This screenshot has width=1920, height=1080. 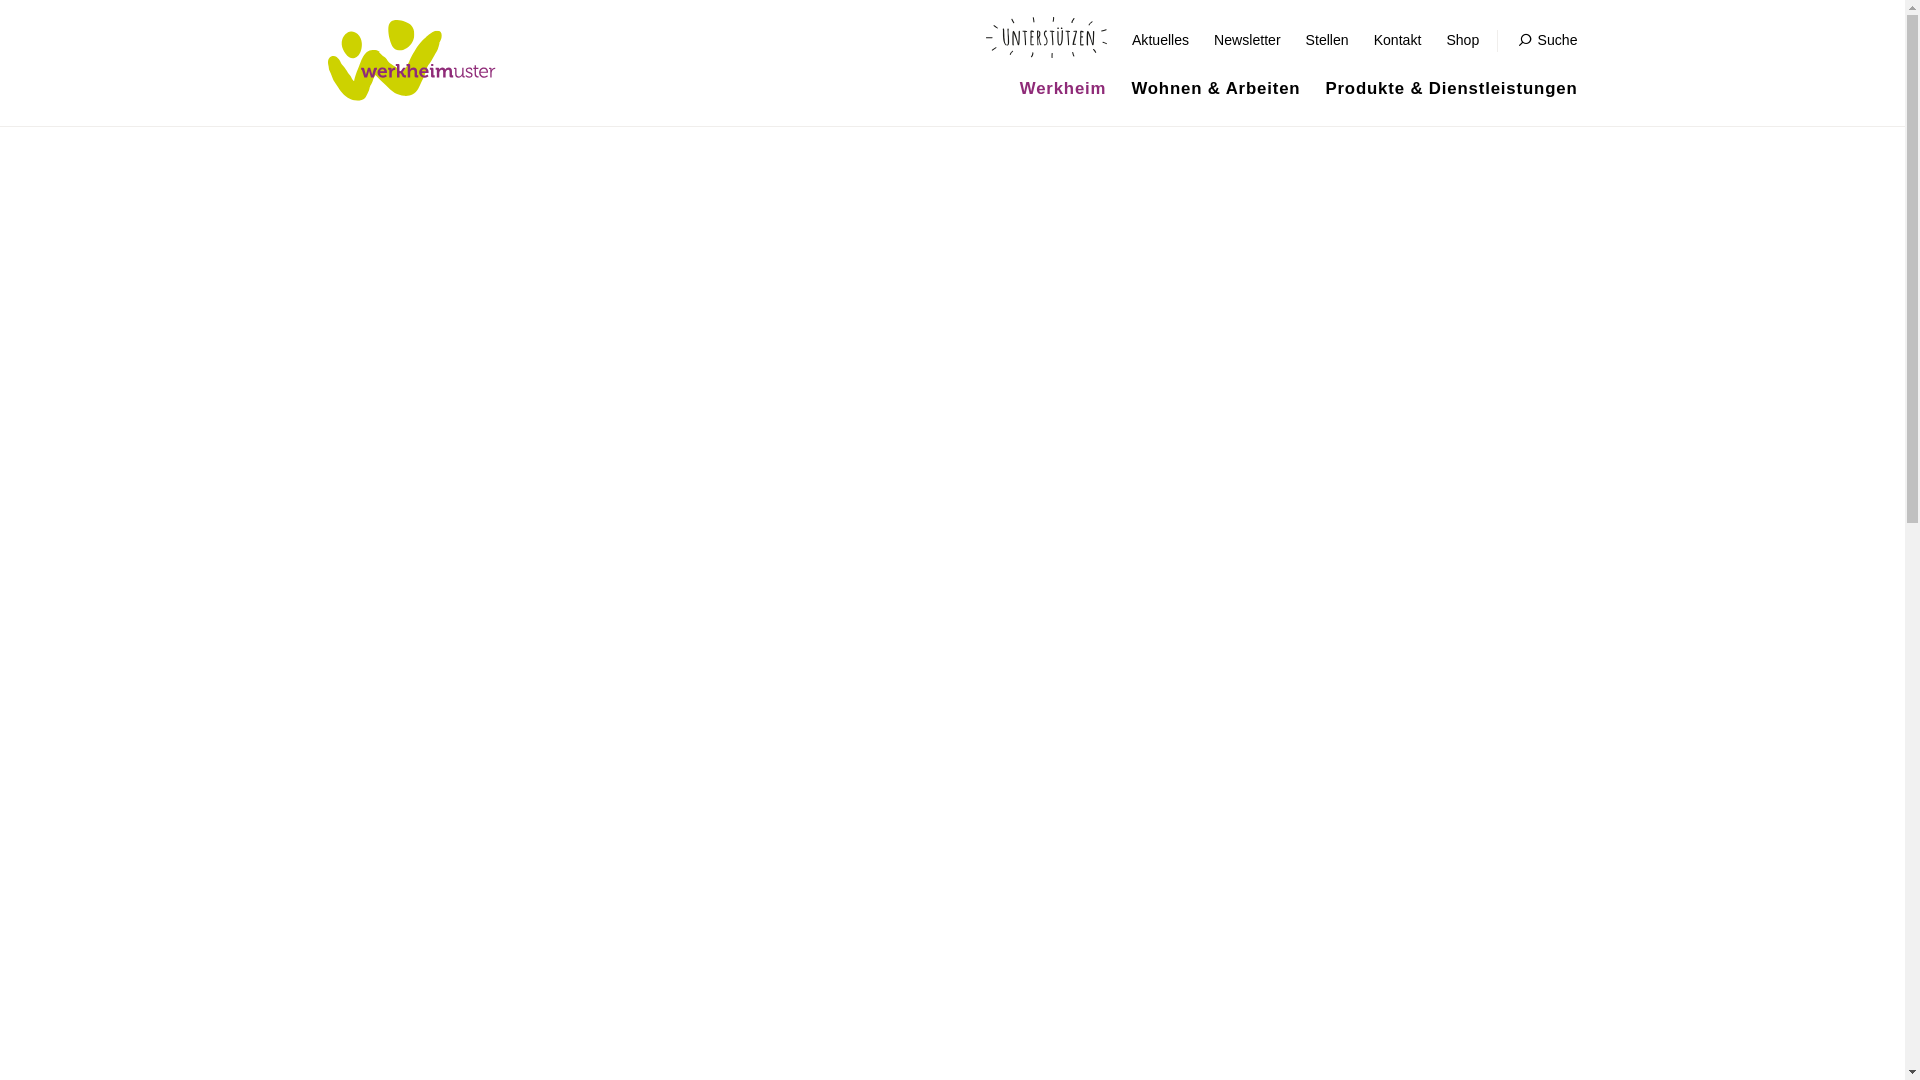 What do you see at coordinates (1450, 87) in the screenshot?
I see `'Produkte & Dienstleistungen'` at bounding box center [1450, 87].